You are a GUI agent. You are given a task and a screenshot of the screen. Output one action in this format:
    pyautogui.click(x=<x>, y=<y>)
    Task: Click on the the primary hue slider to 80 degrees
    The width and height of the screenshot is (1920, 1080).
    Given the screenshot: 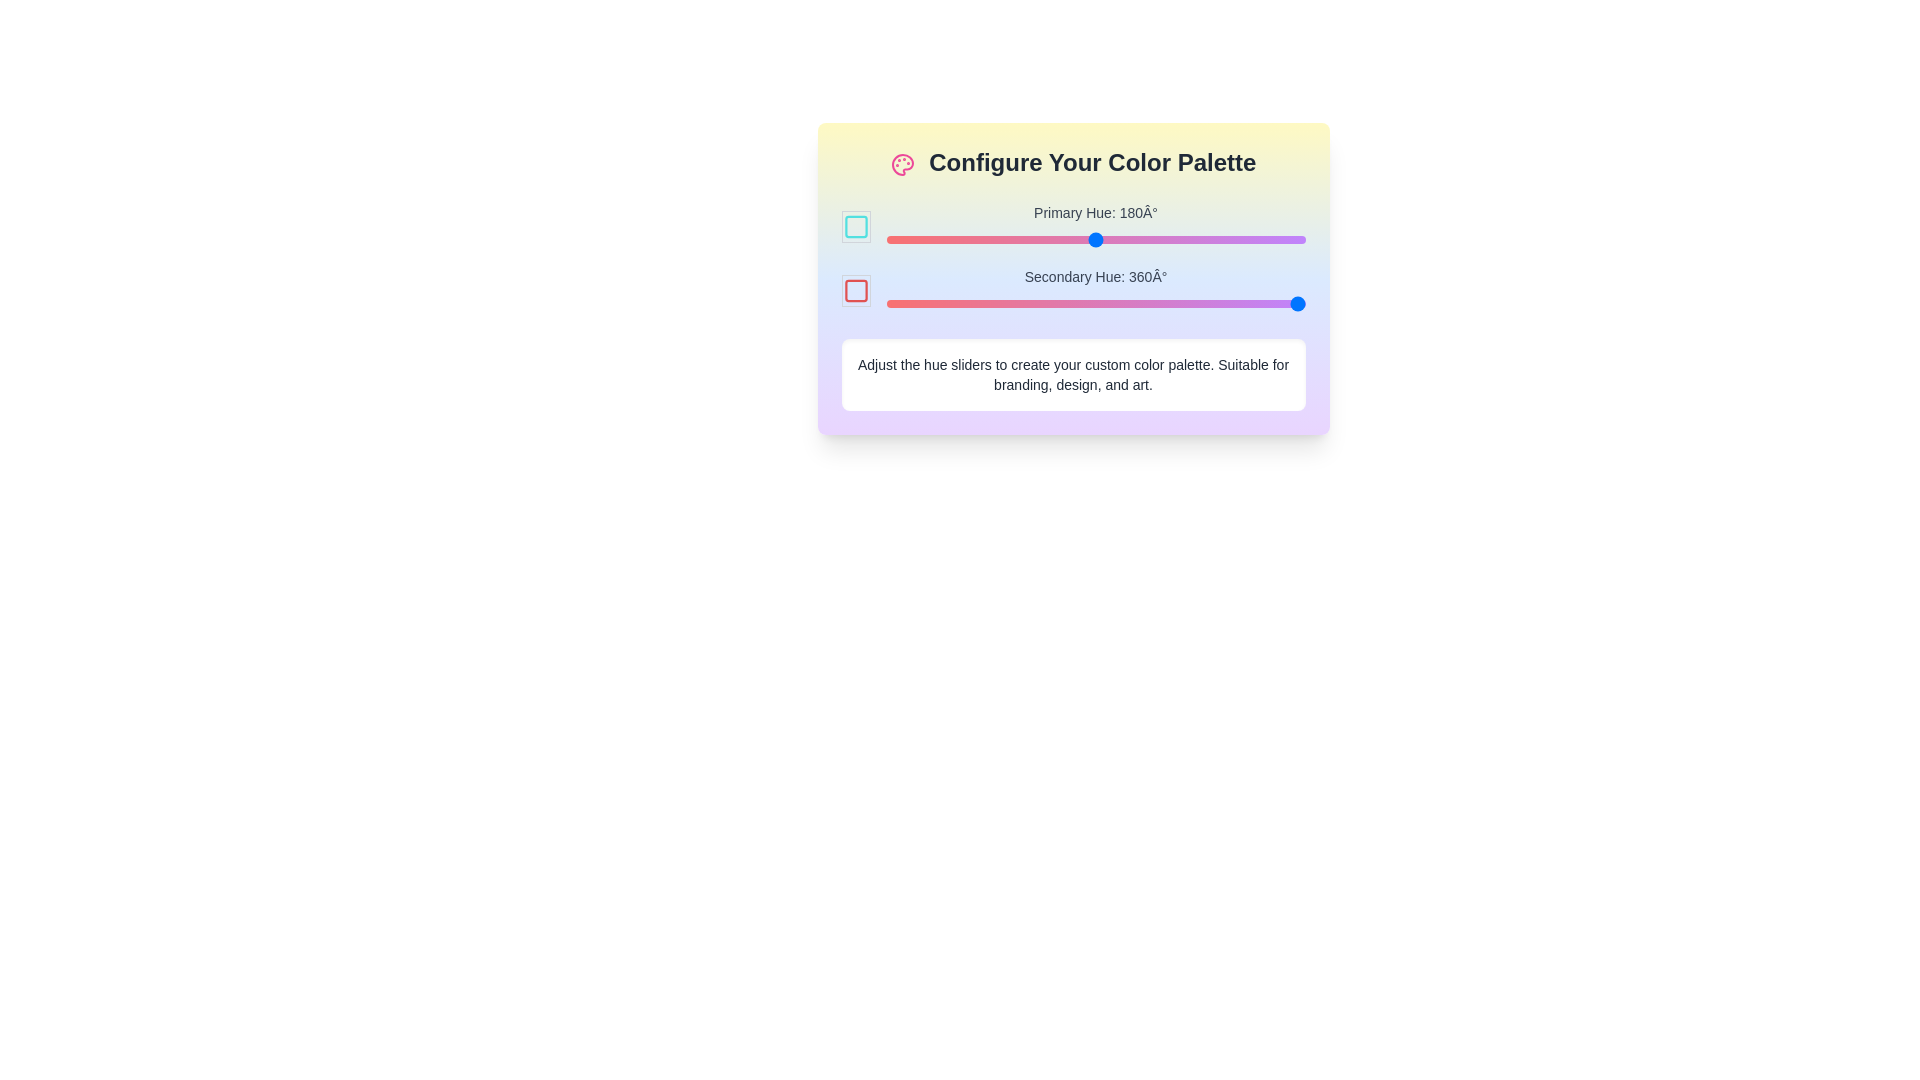 What is the action you would take?
    pyautogui.click(x=979, y=238)
    